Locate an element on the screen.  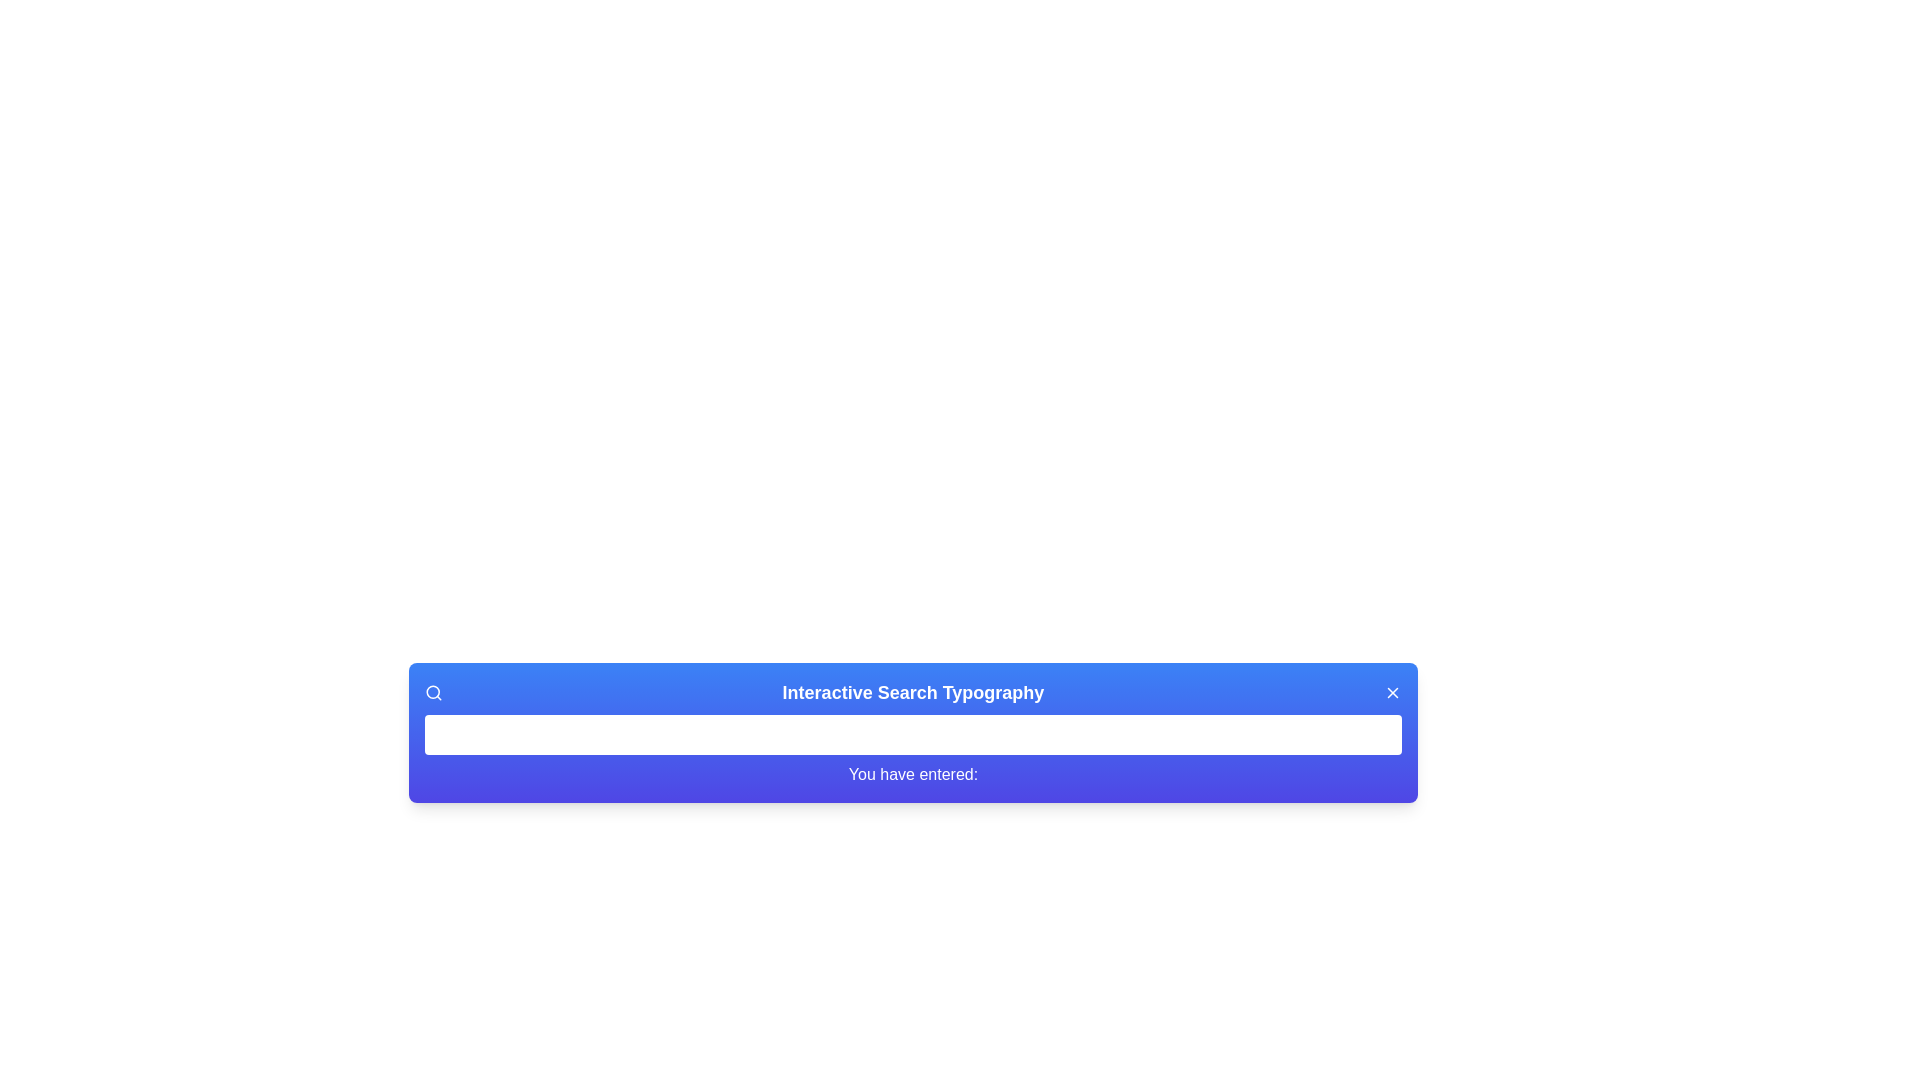
the Search Icon, which is a magnifying glass icon with a white stroke on a blue rounded background is located at coordinates (432, 692).